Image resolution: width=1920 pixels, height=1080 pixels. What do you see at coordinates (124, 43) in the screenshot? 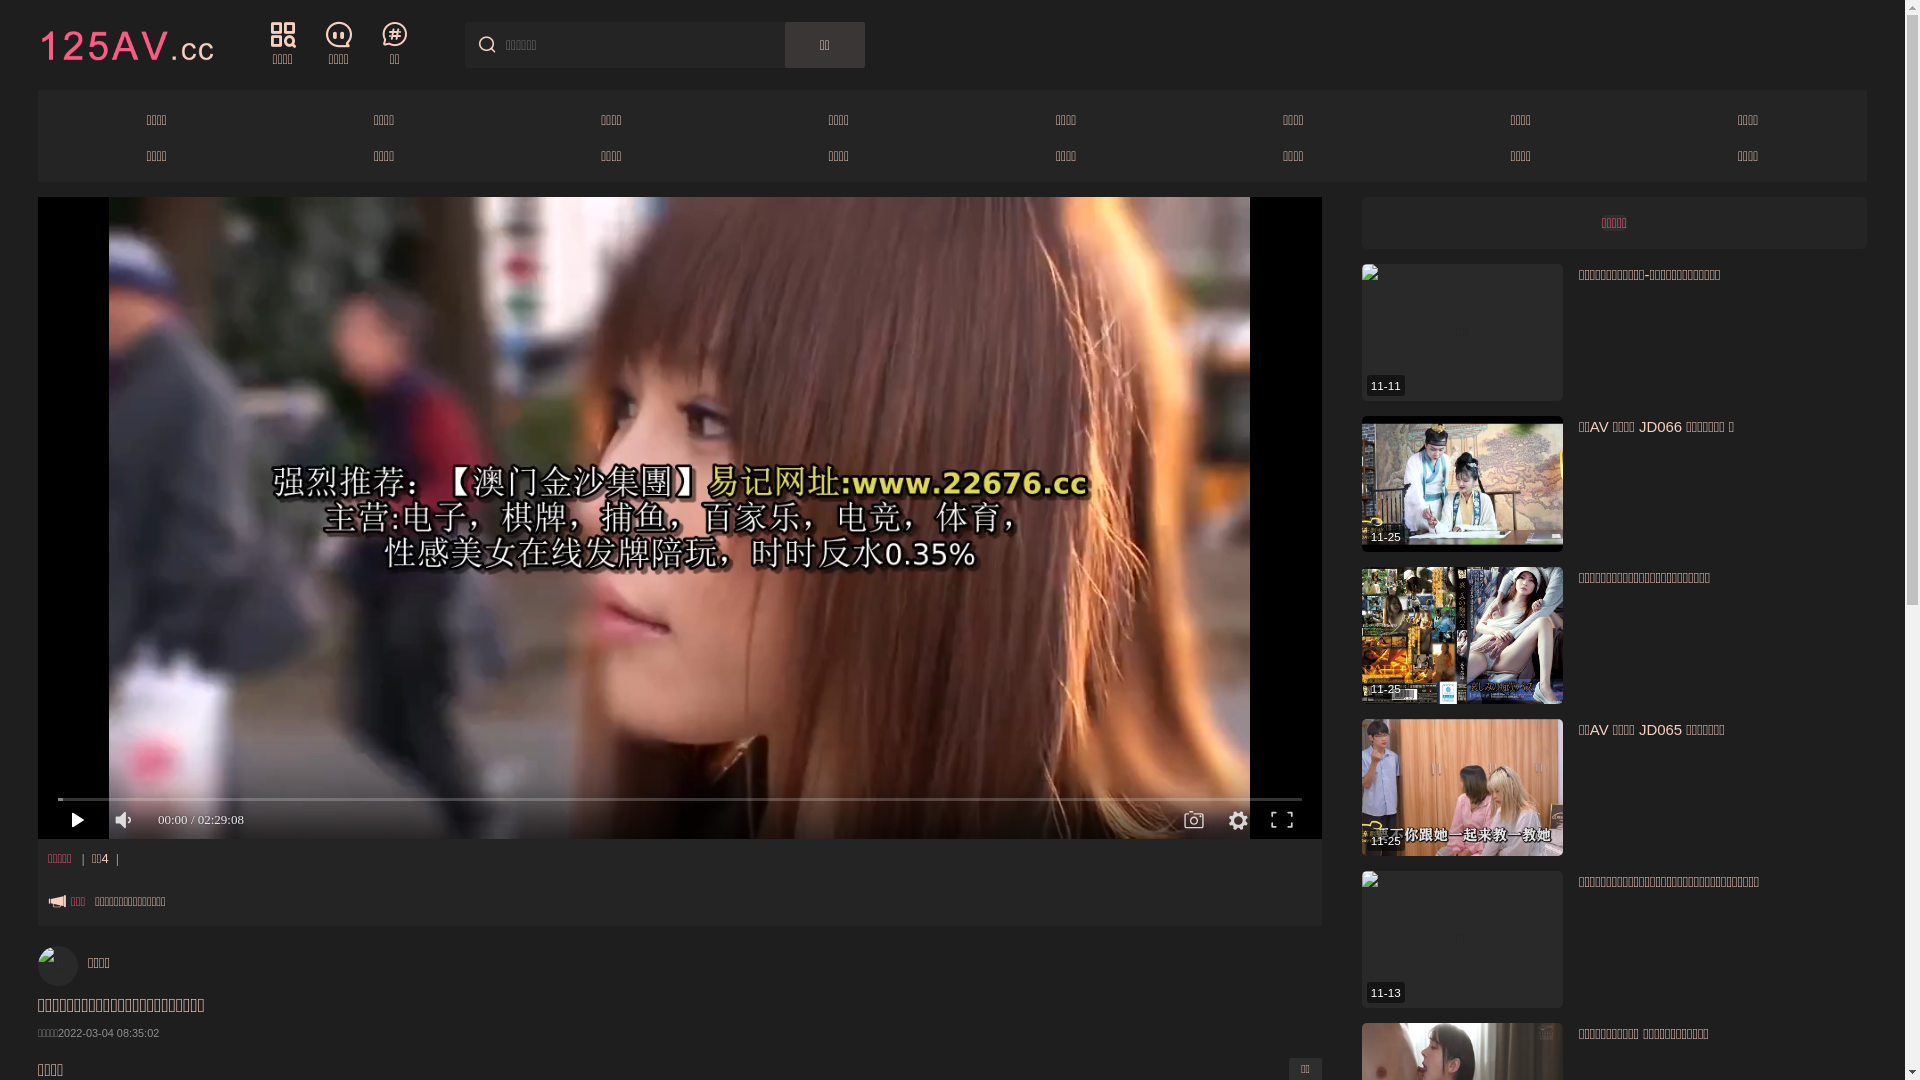
I see `'125AV'` at bounding box center [124, 43].